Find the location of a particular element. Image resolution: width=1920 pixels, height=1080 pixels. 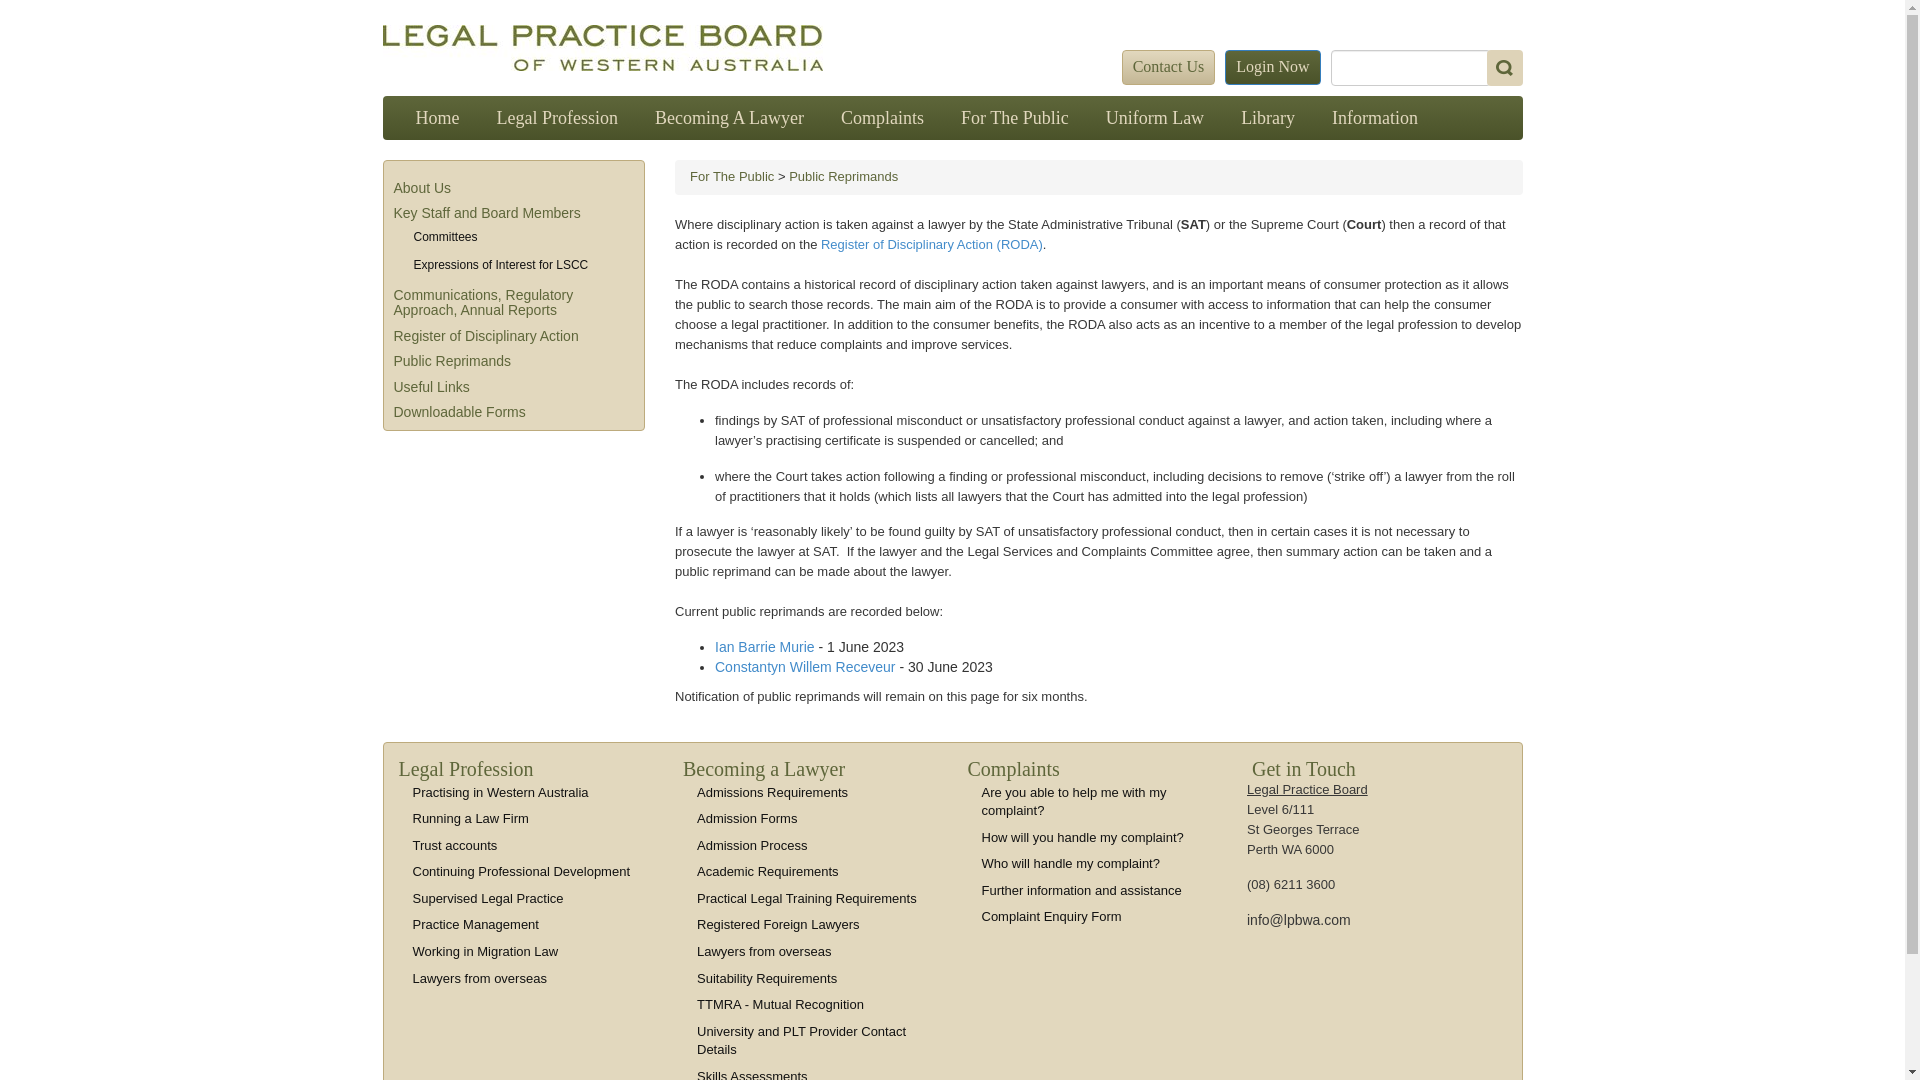

'Constantyn Willem Receveur' is located at coordinates (715, 667).